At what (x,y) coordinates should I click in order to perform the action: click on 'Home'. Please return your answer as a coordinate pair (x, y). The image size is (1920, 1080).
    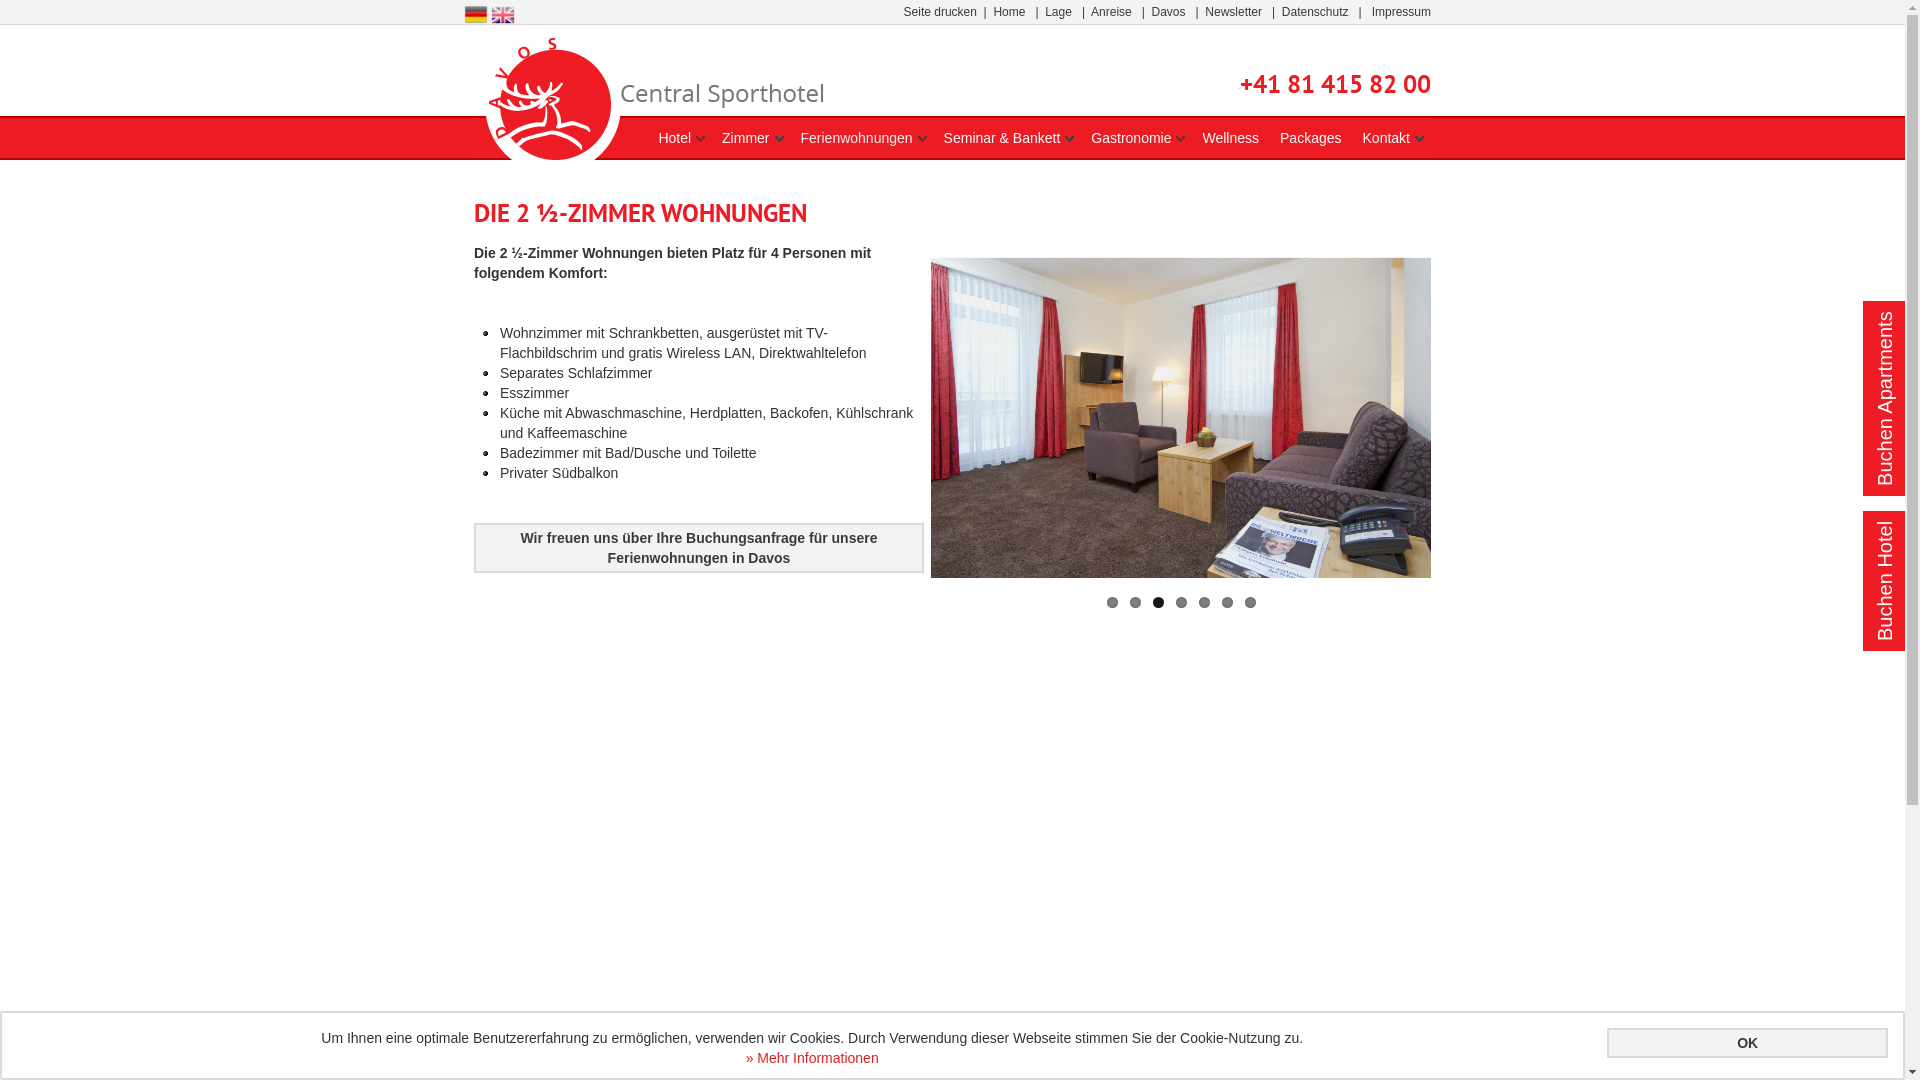
    Looking at the image, I should click on (993, 11).